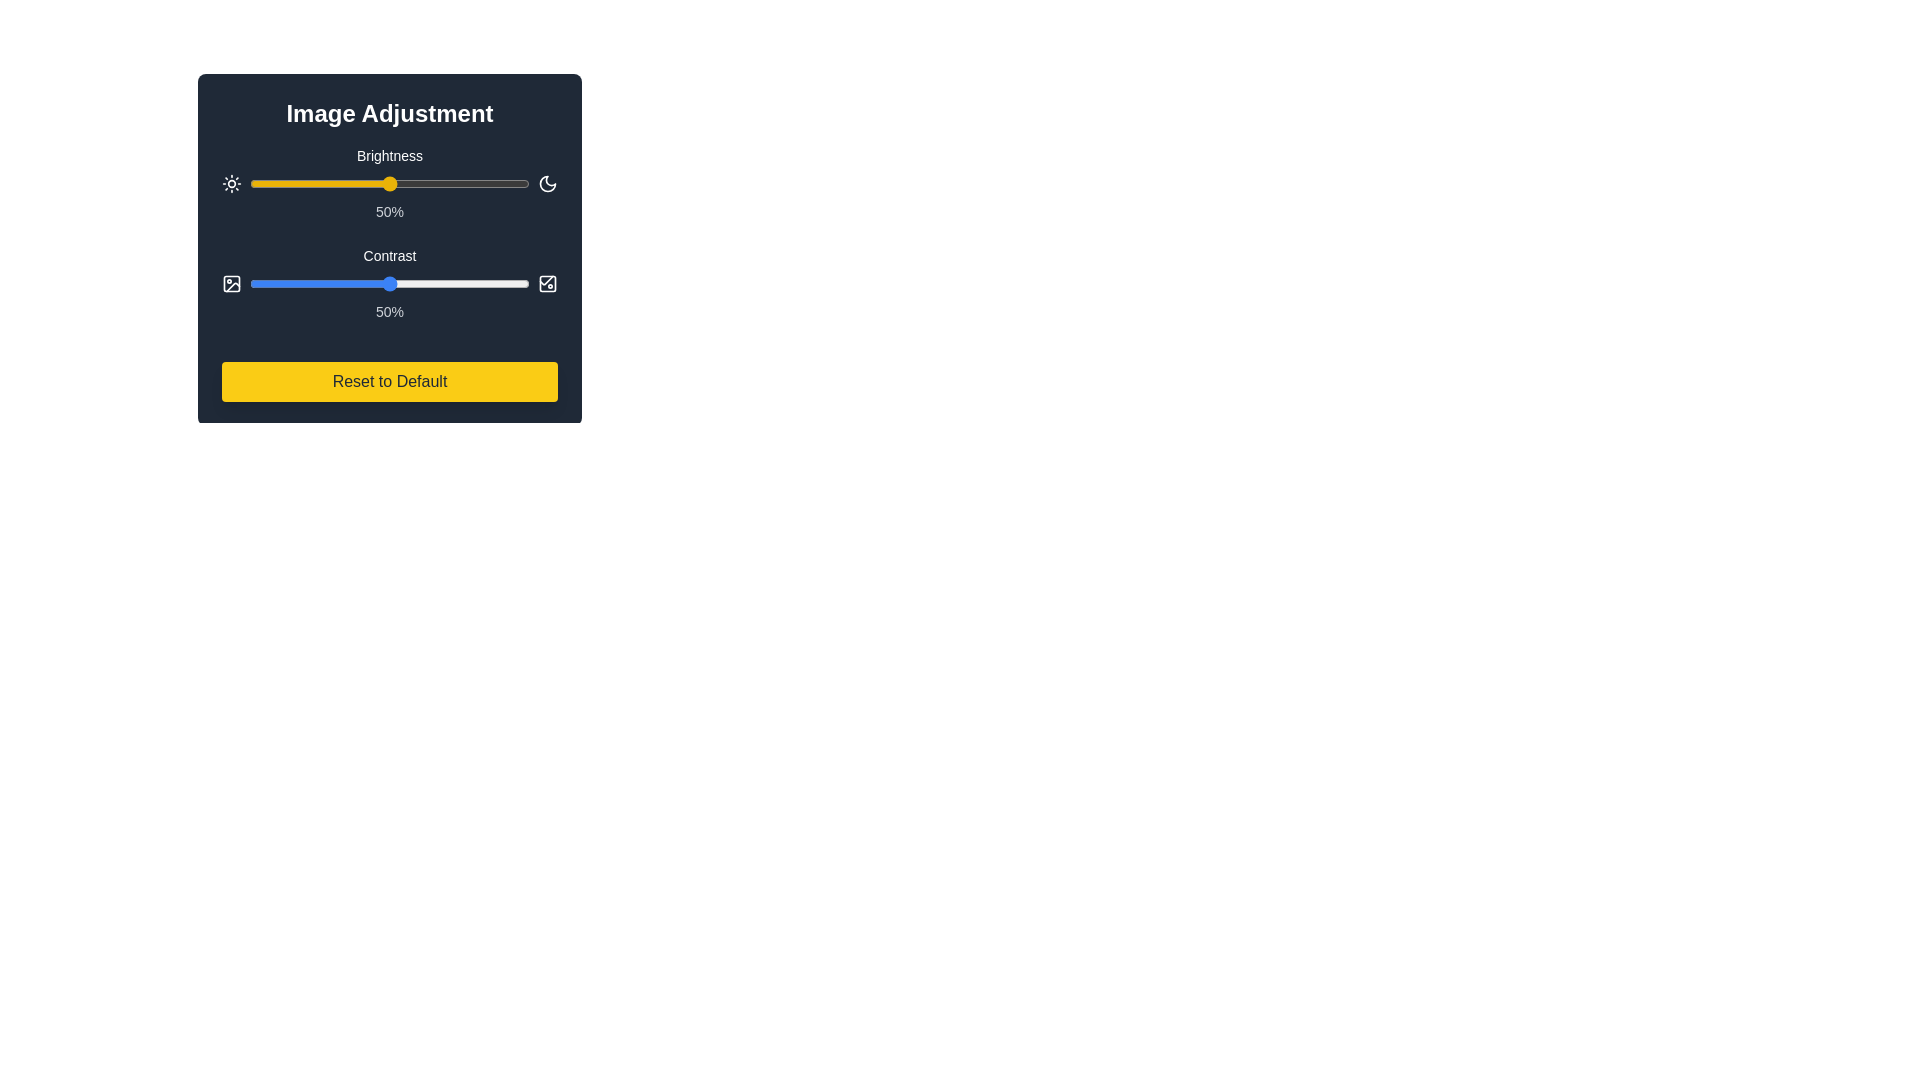 The width and height of the screenshot is (1920, 1080). Describe the element at coordinates (389, 312) in the screenshot. I see `value displayed in the static text label showing '50%' located below the 'Contrast' slider control` at that location.